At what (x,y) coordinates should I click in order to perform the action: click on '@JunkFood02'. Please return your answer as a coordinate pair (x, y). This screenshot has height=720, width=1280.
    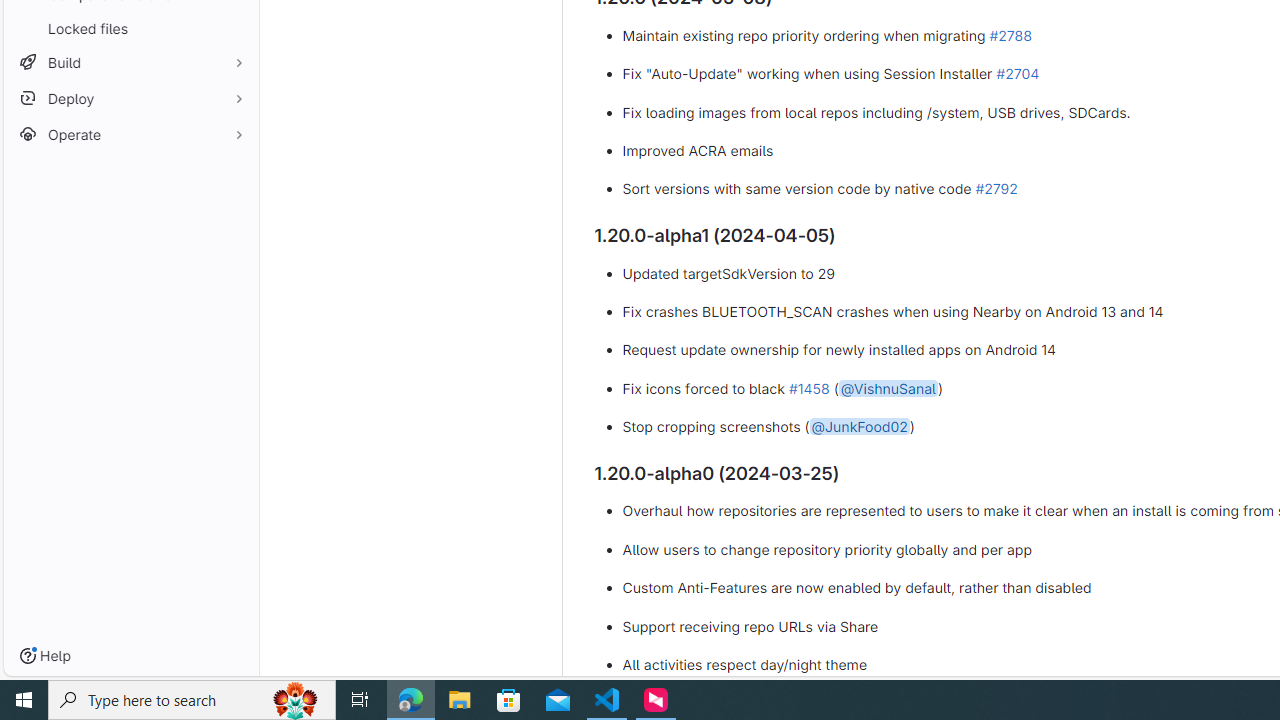
    Looking at the image, I should click on (859, 426).